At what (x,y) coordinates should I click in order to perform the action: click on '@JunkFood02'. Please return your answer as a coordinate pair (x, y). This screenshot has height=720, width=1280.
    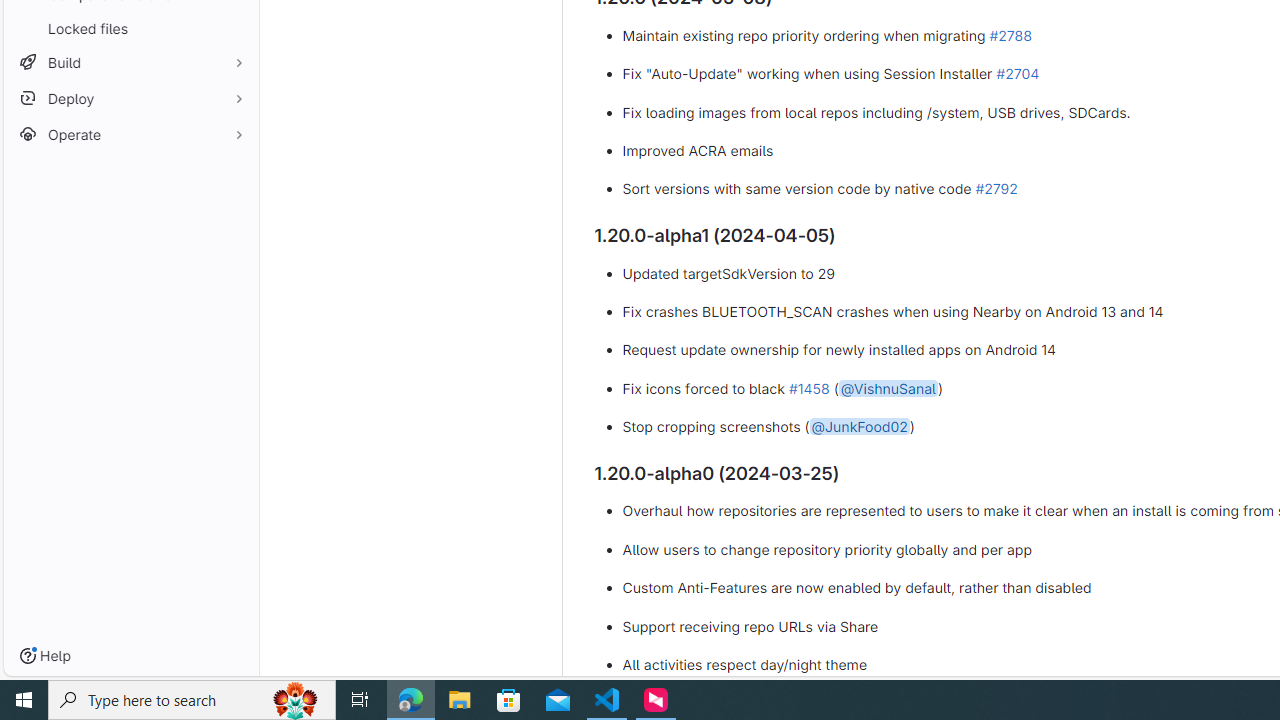
    Looking at the image, I should click on (859, 426).